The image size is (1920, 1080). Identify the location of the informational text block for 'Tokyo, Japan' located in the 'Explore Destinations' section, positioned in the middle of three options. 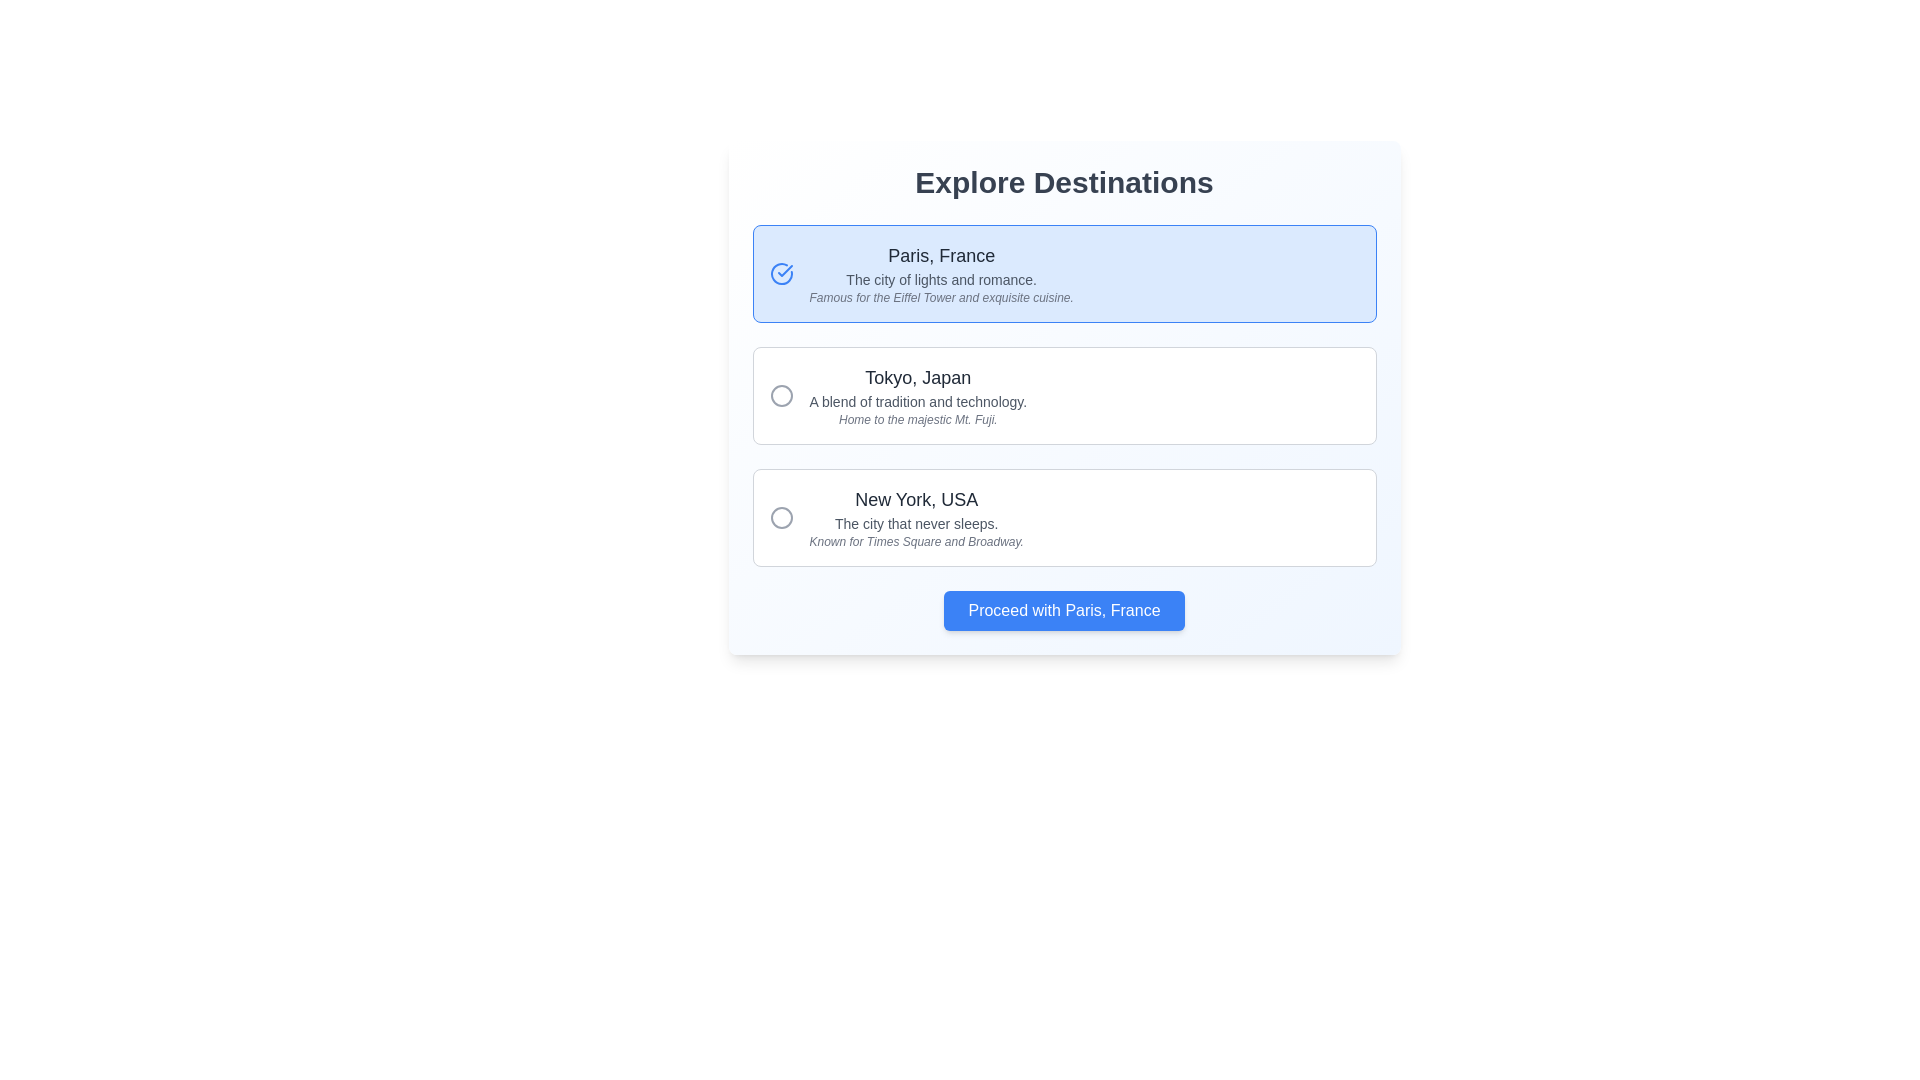
(917, 396).